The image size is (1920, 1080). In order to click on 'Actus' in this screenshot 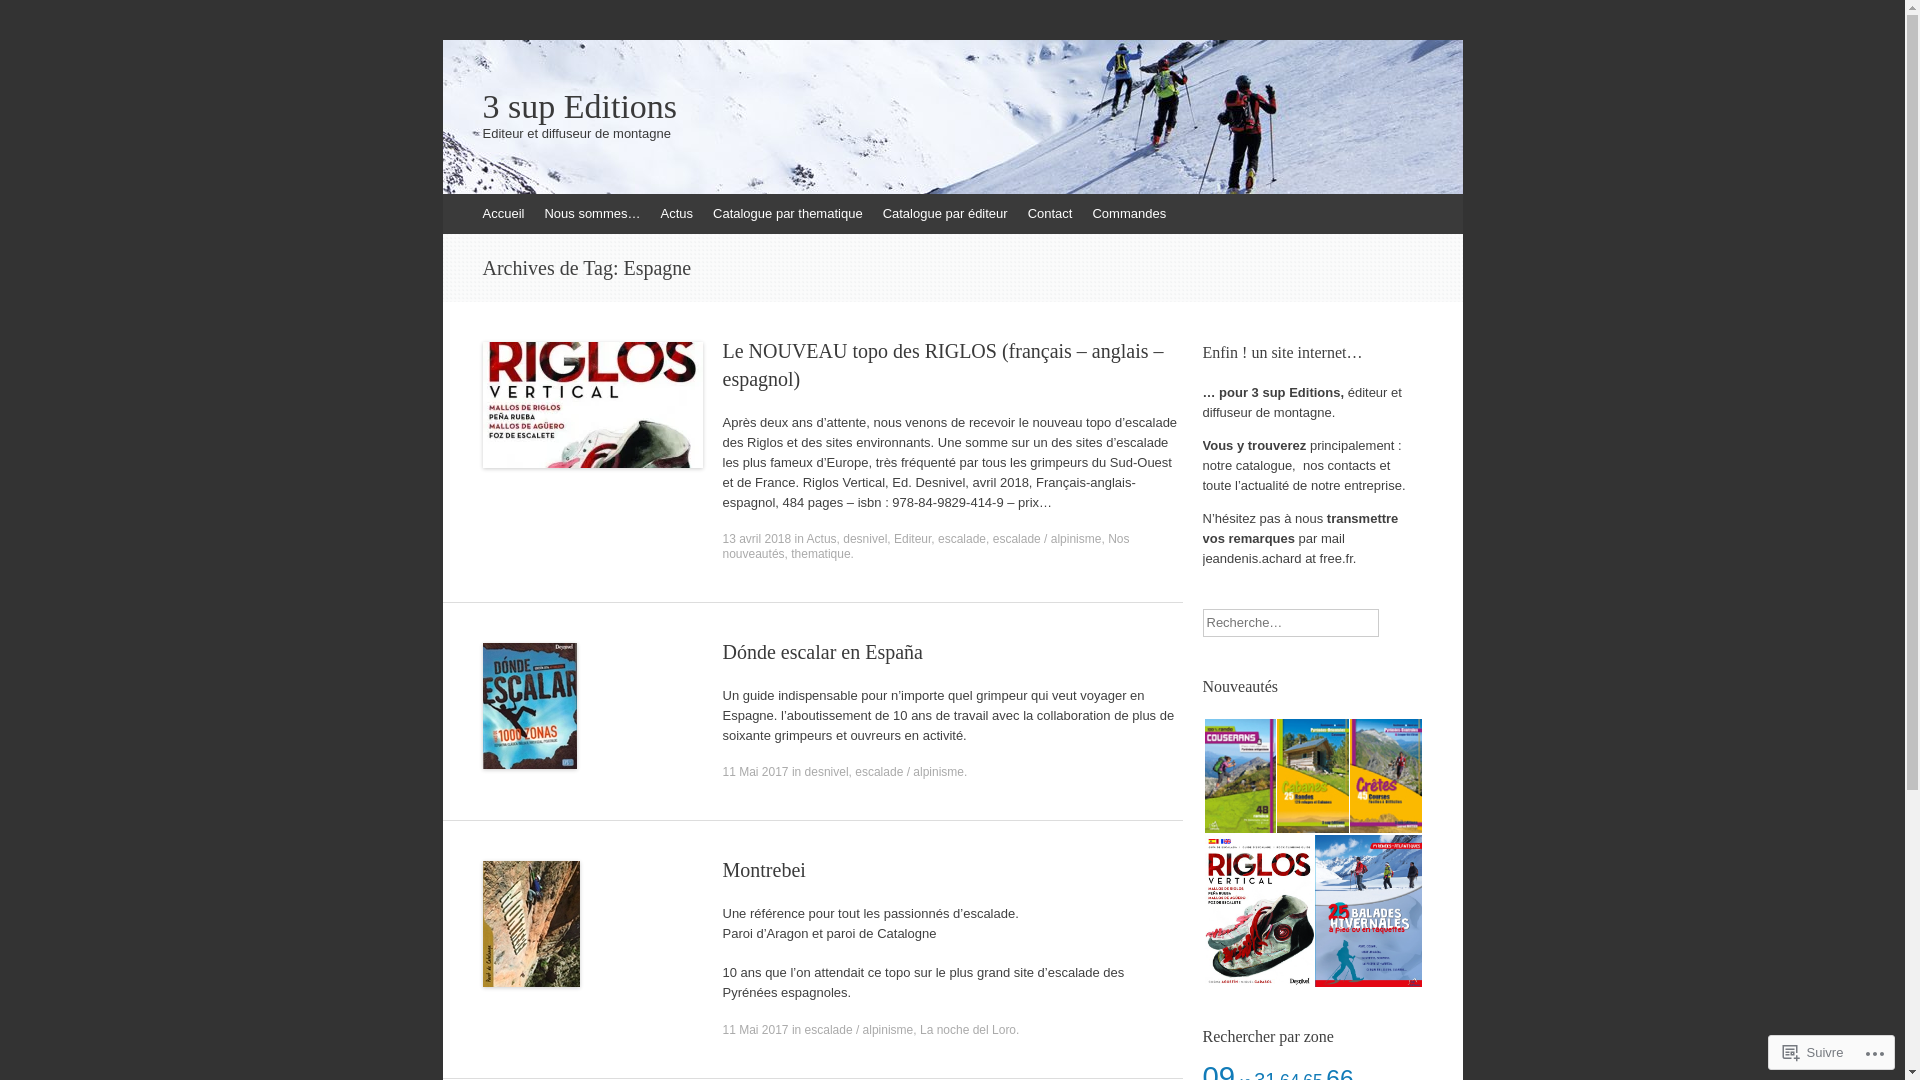, I will do `click(806, 538)`.